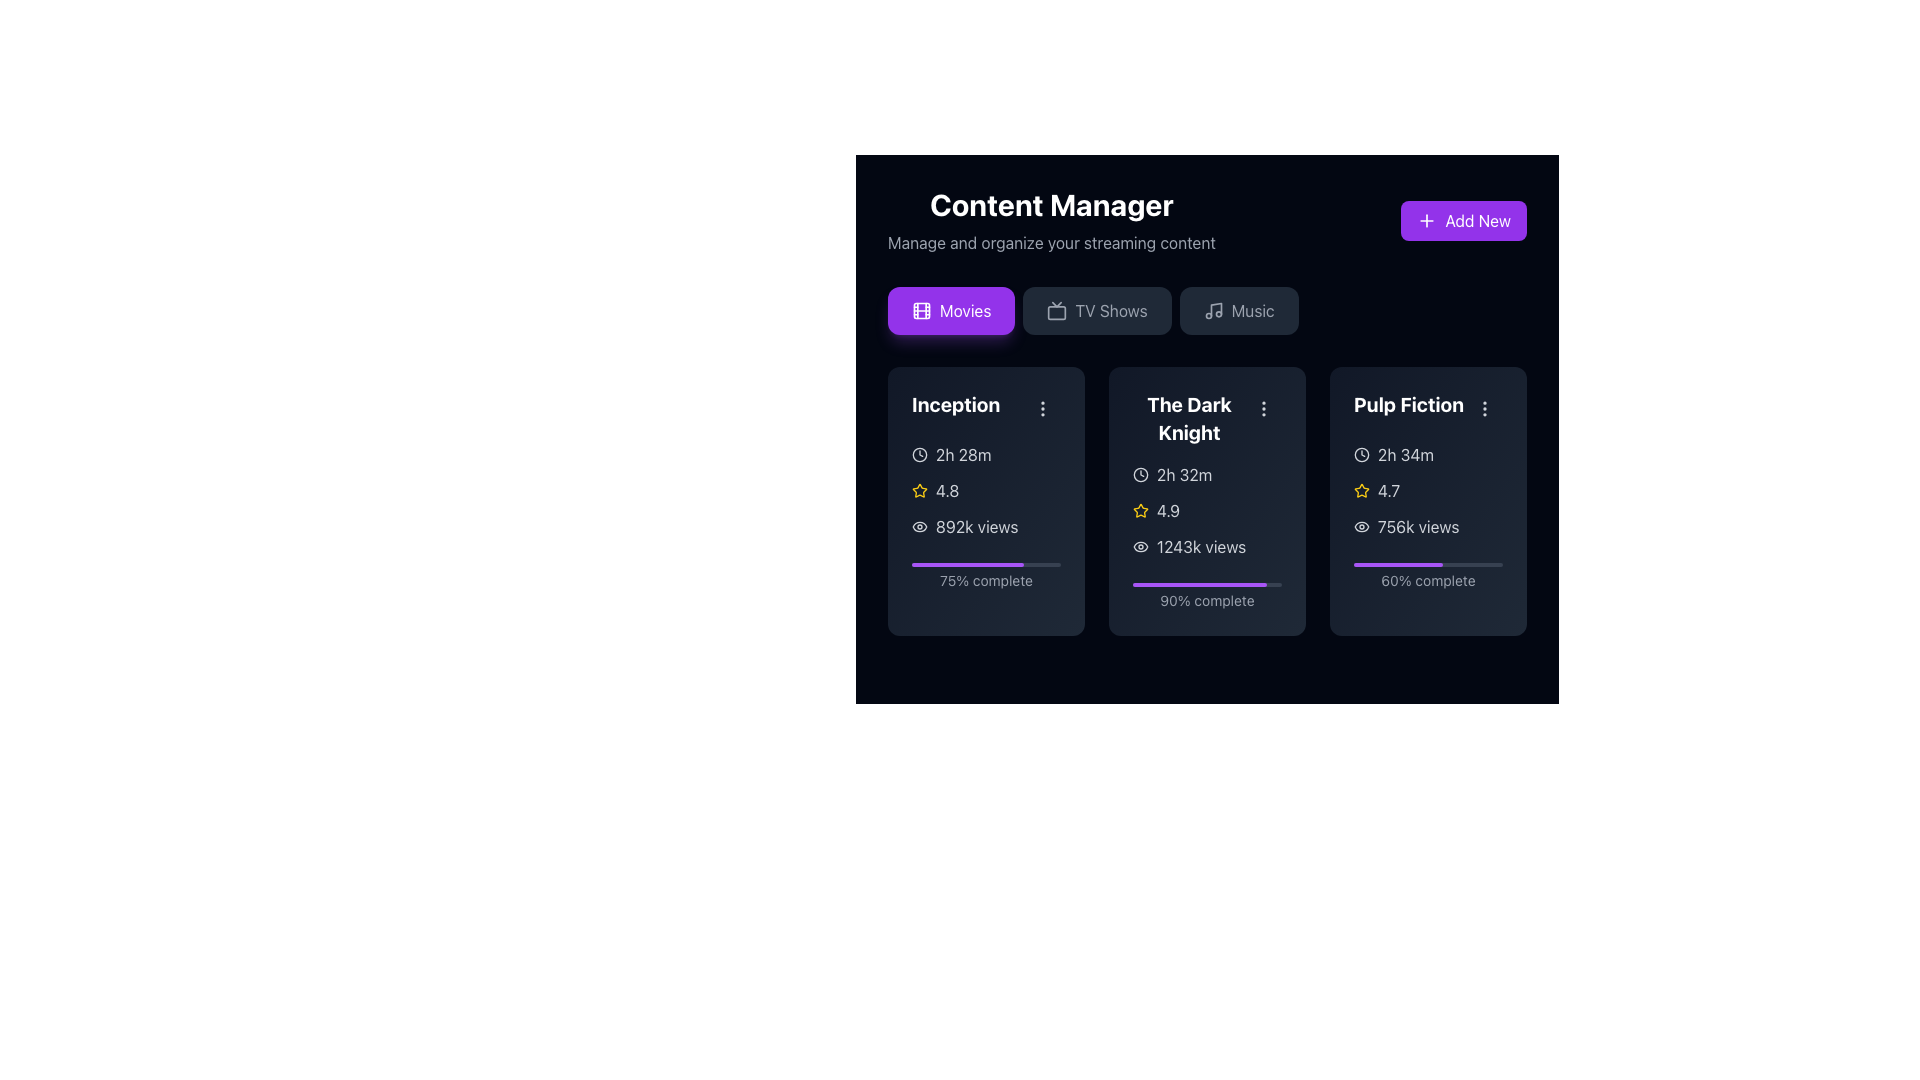 This screenshot has width=1920, height=1080. What do you see at coordinates (1050, 242) in the screenshot?
I see `the static text element that serves as a descriptive subtitle for the 'Content Manager' section, located directly beneath the heading 'Content Manager'` at bounding box center [1050, 242].